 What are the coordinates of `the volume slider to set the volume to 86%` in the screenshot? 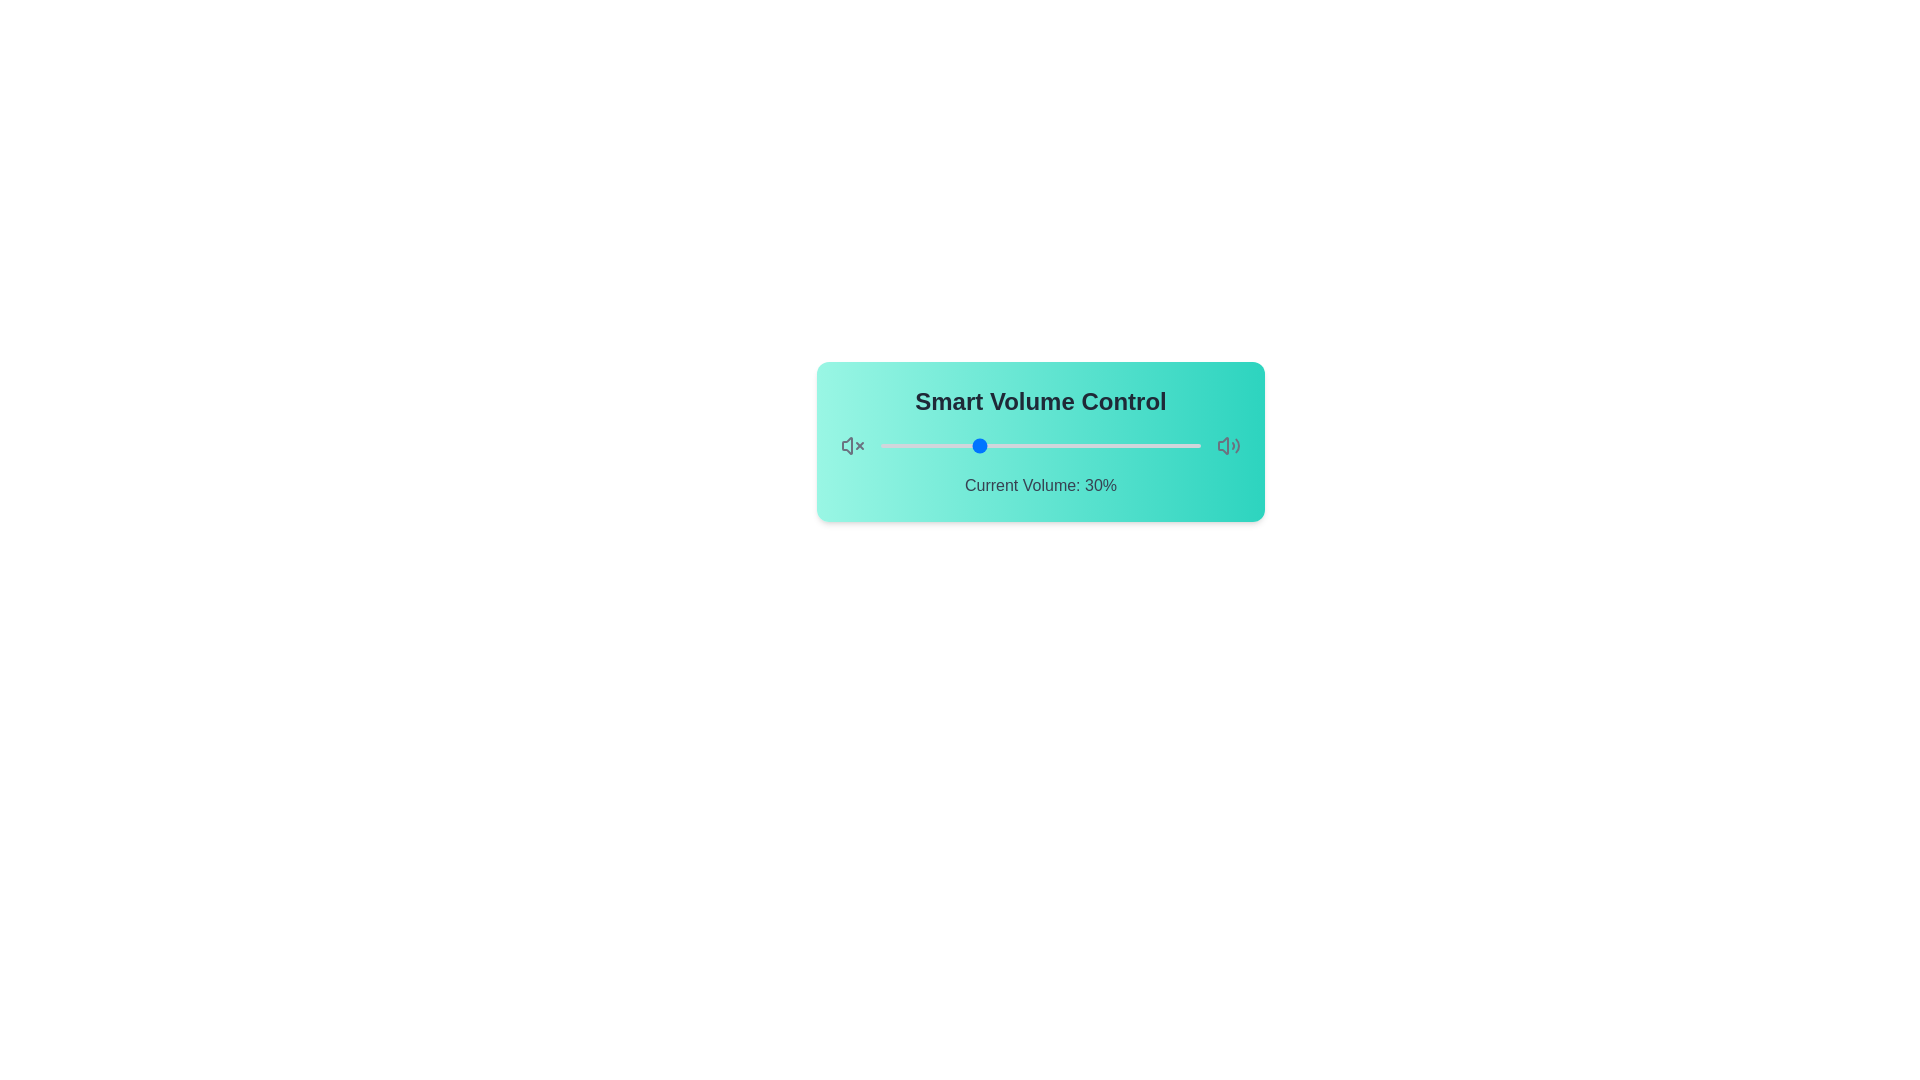 It's located at (1156, 445).